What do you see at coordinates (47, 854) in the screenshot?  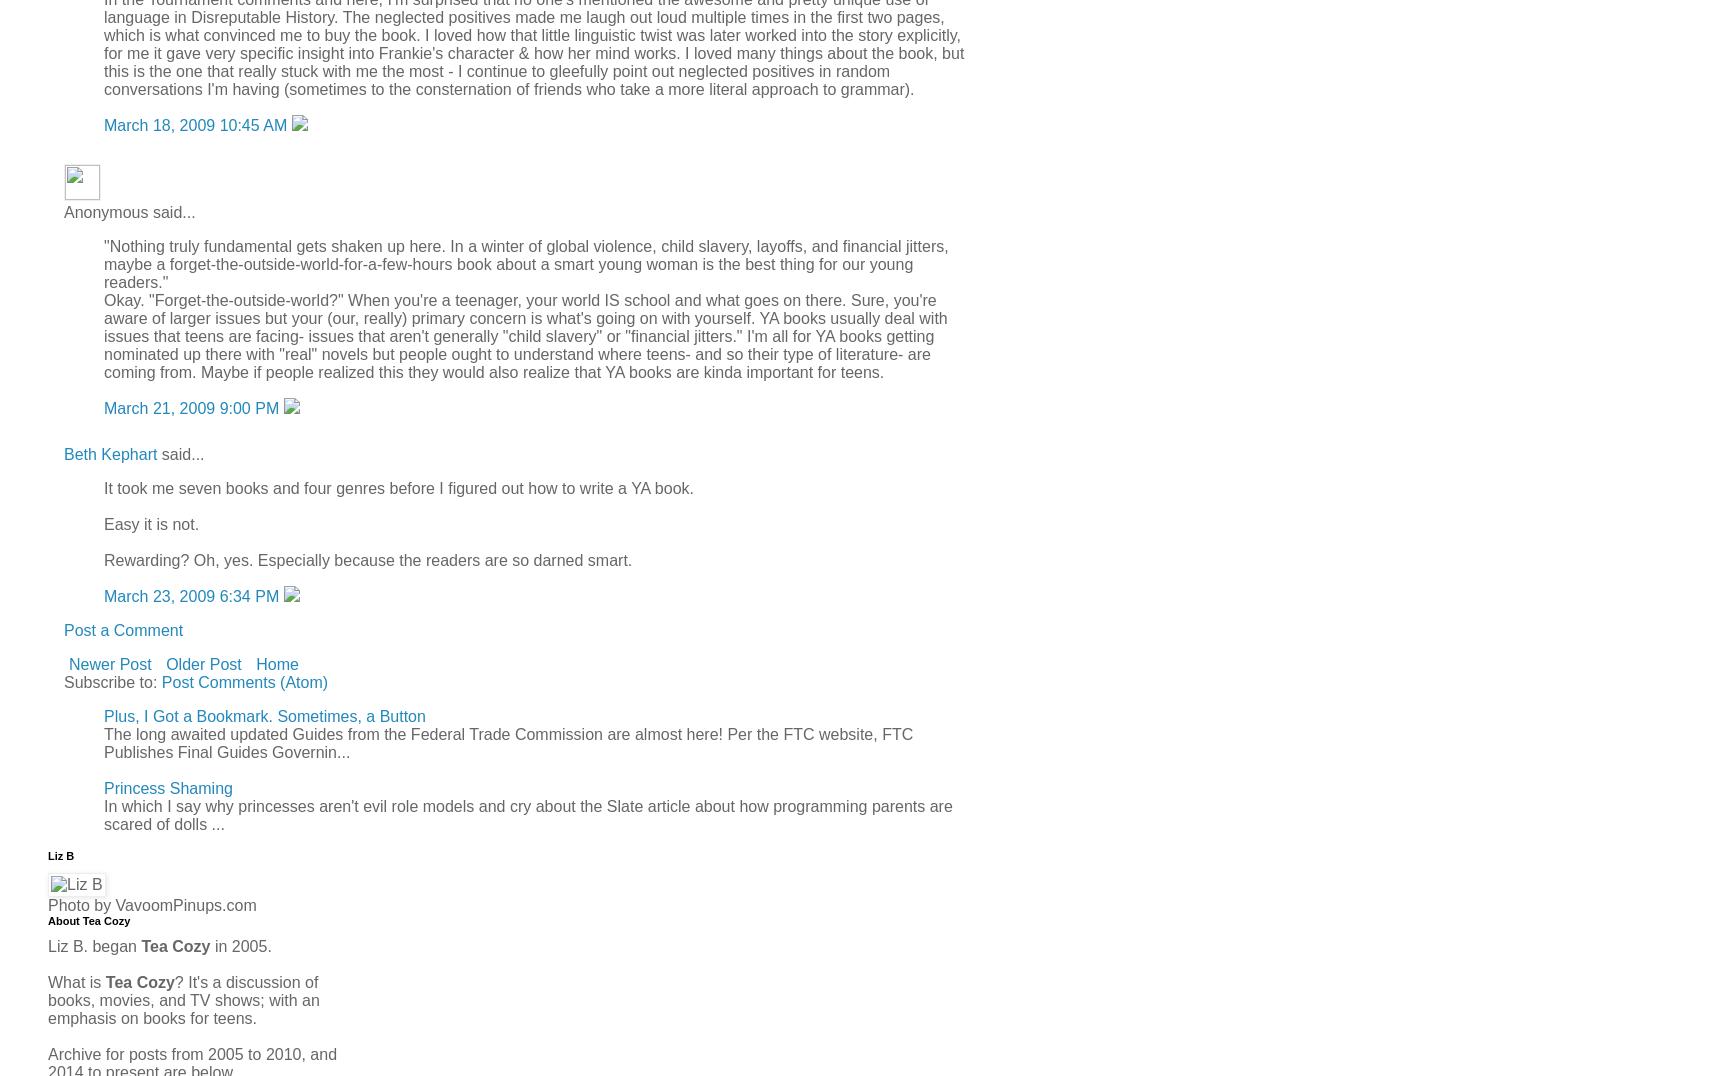 I see `'Liz B'` at bounding box center [47, 854].